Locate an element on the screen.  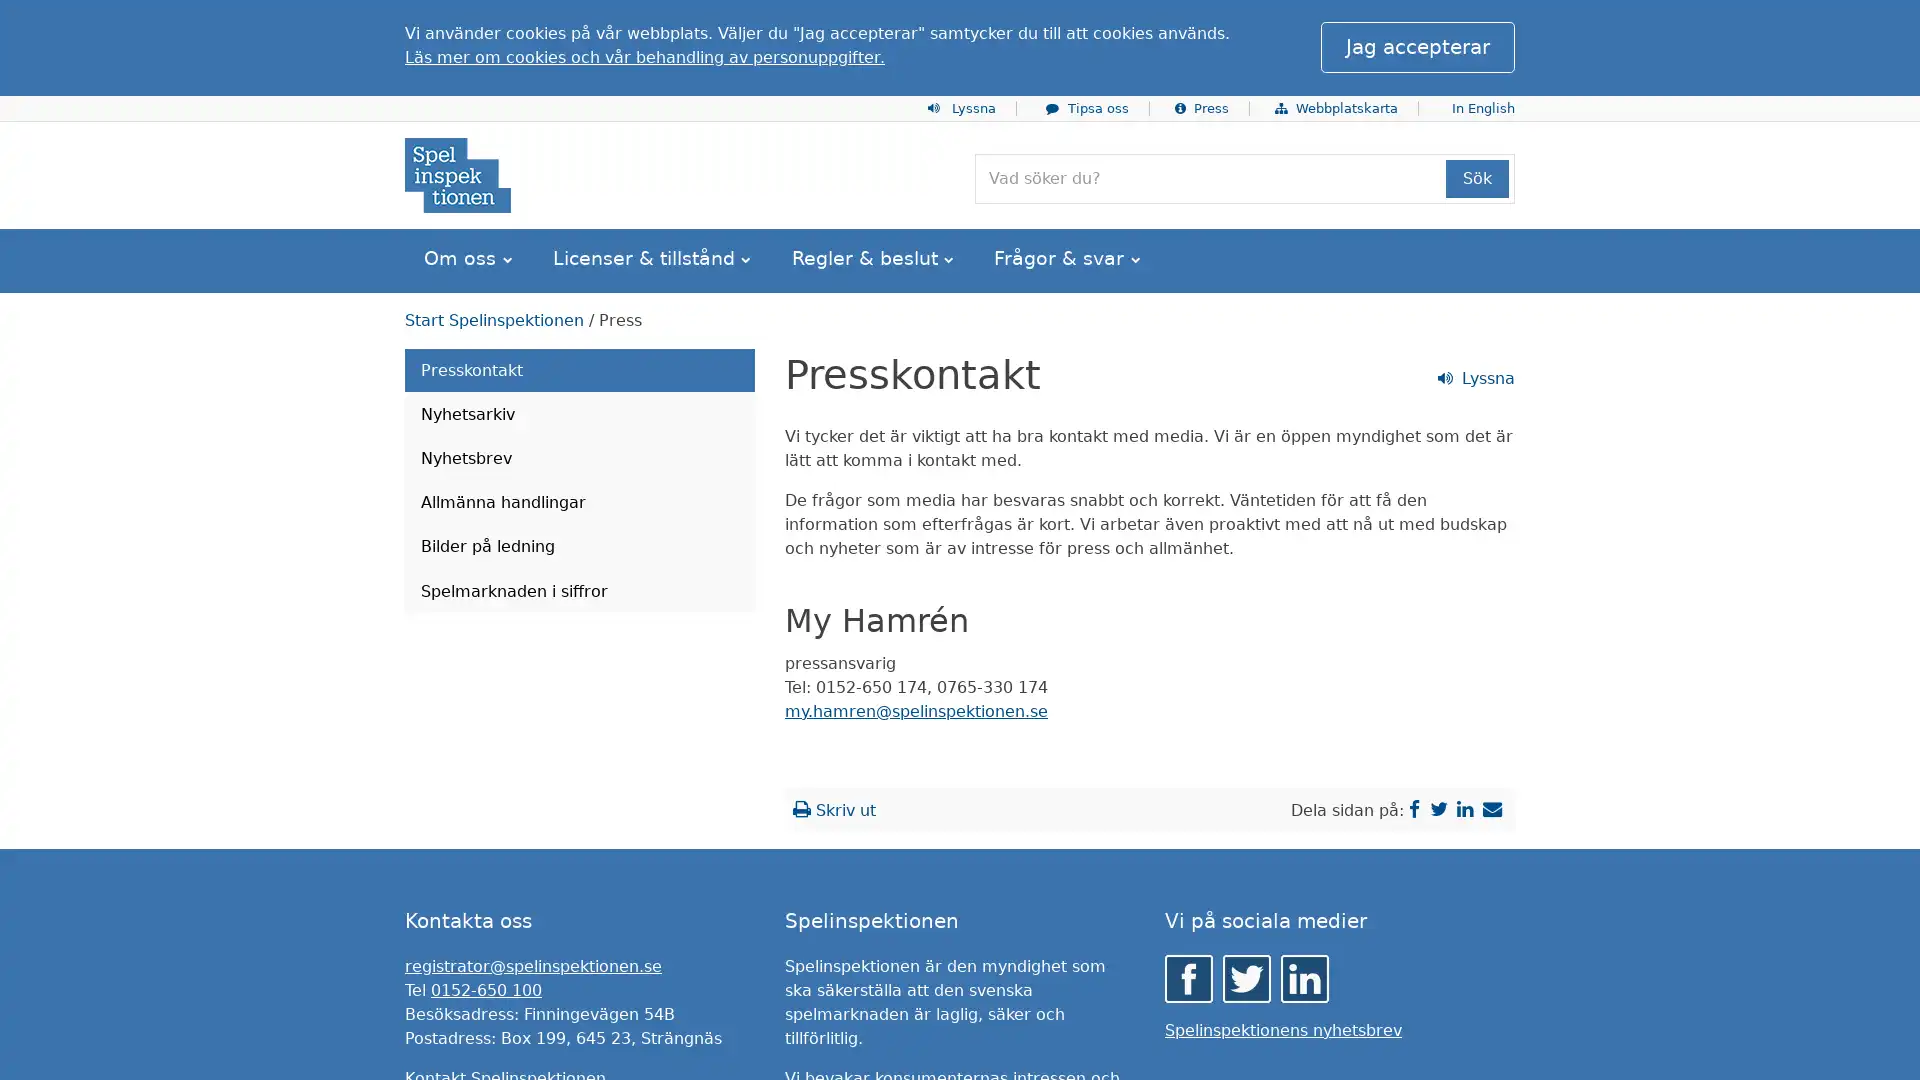
ReadSpeaker webReader: Lyssna med webReader is located at coordinates (483, 373).